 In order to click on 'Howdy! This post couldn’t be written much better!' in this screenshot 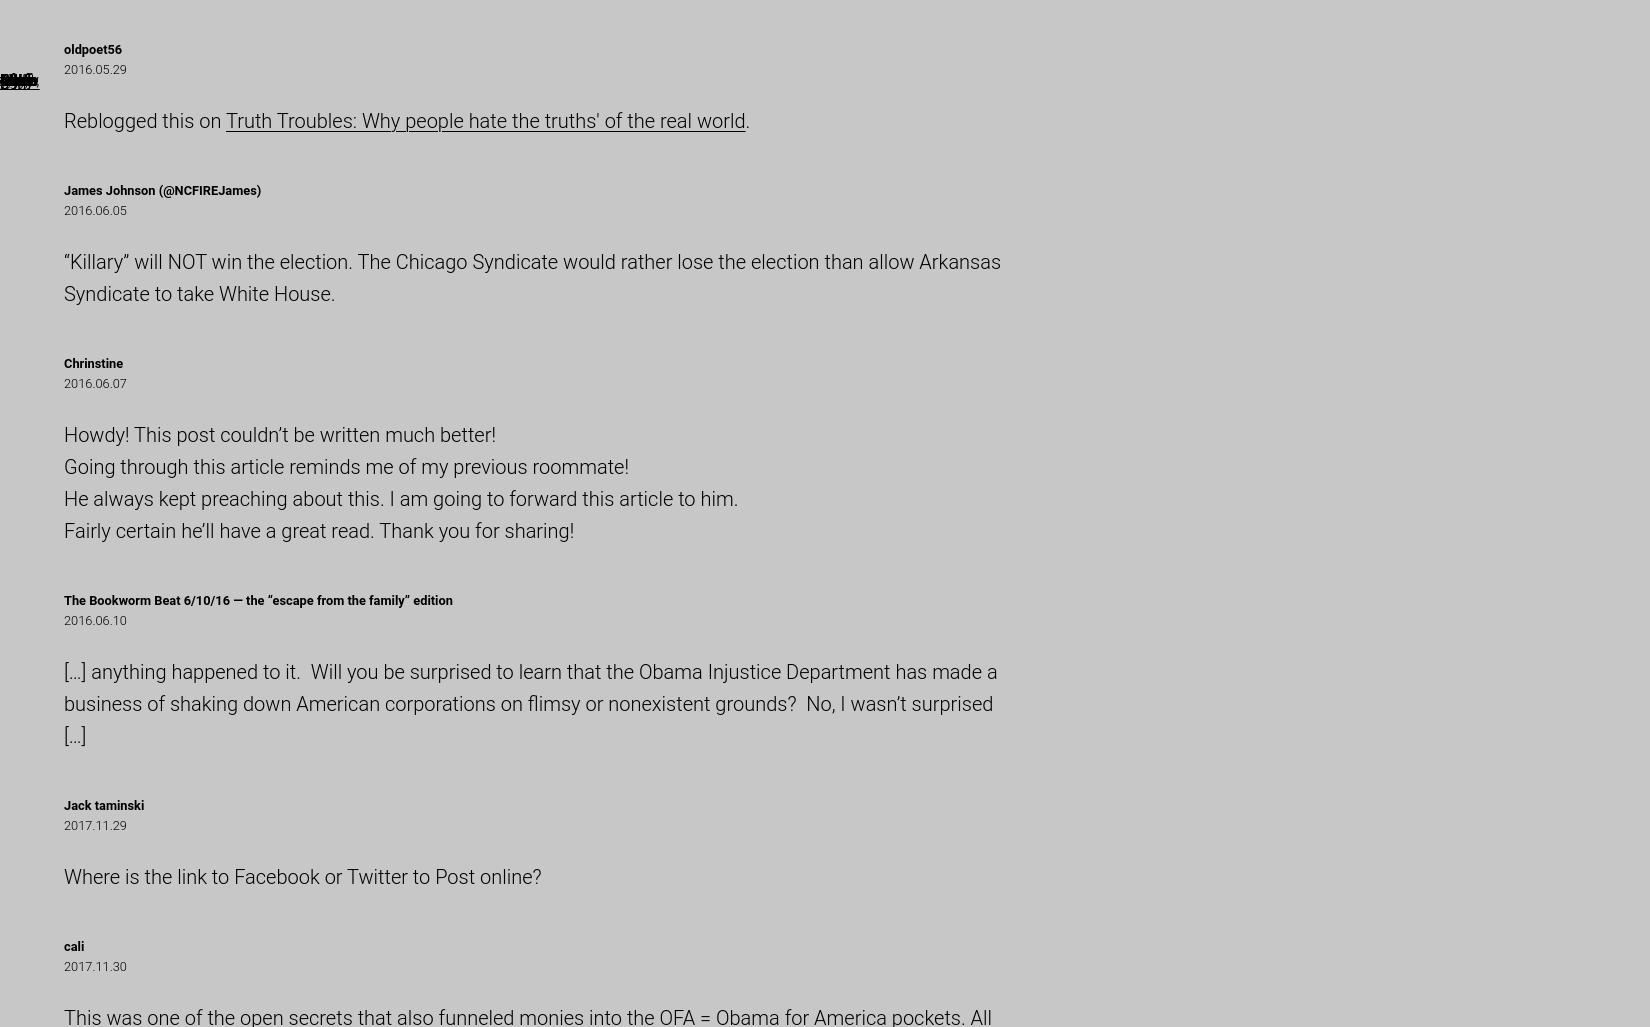, I will do `click(279, 433)`.